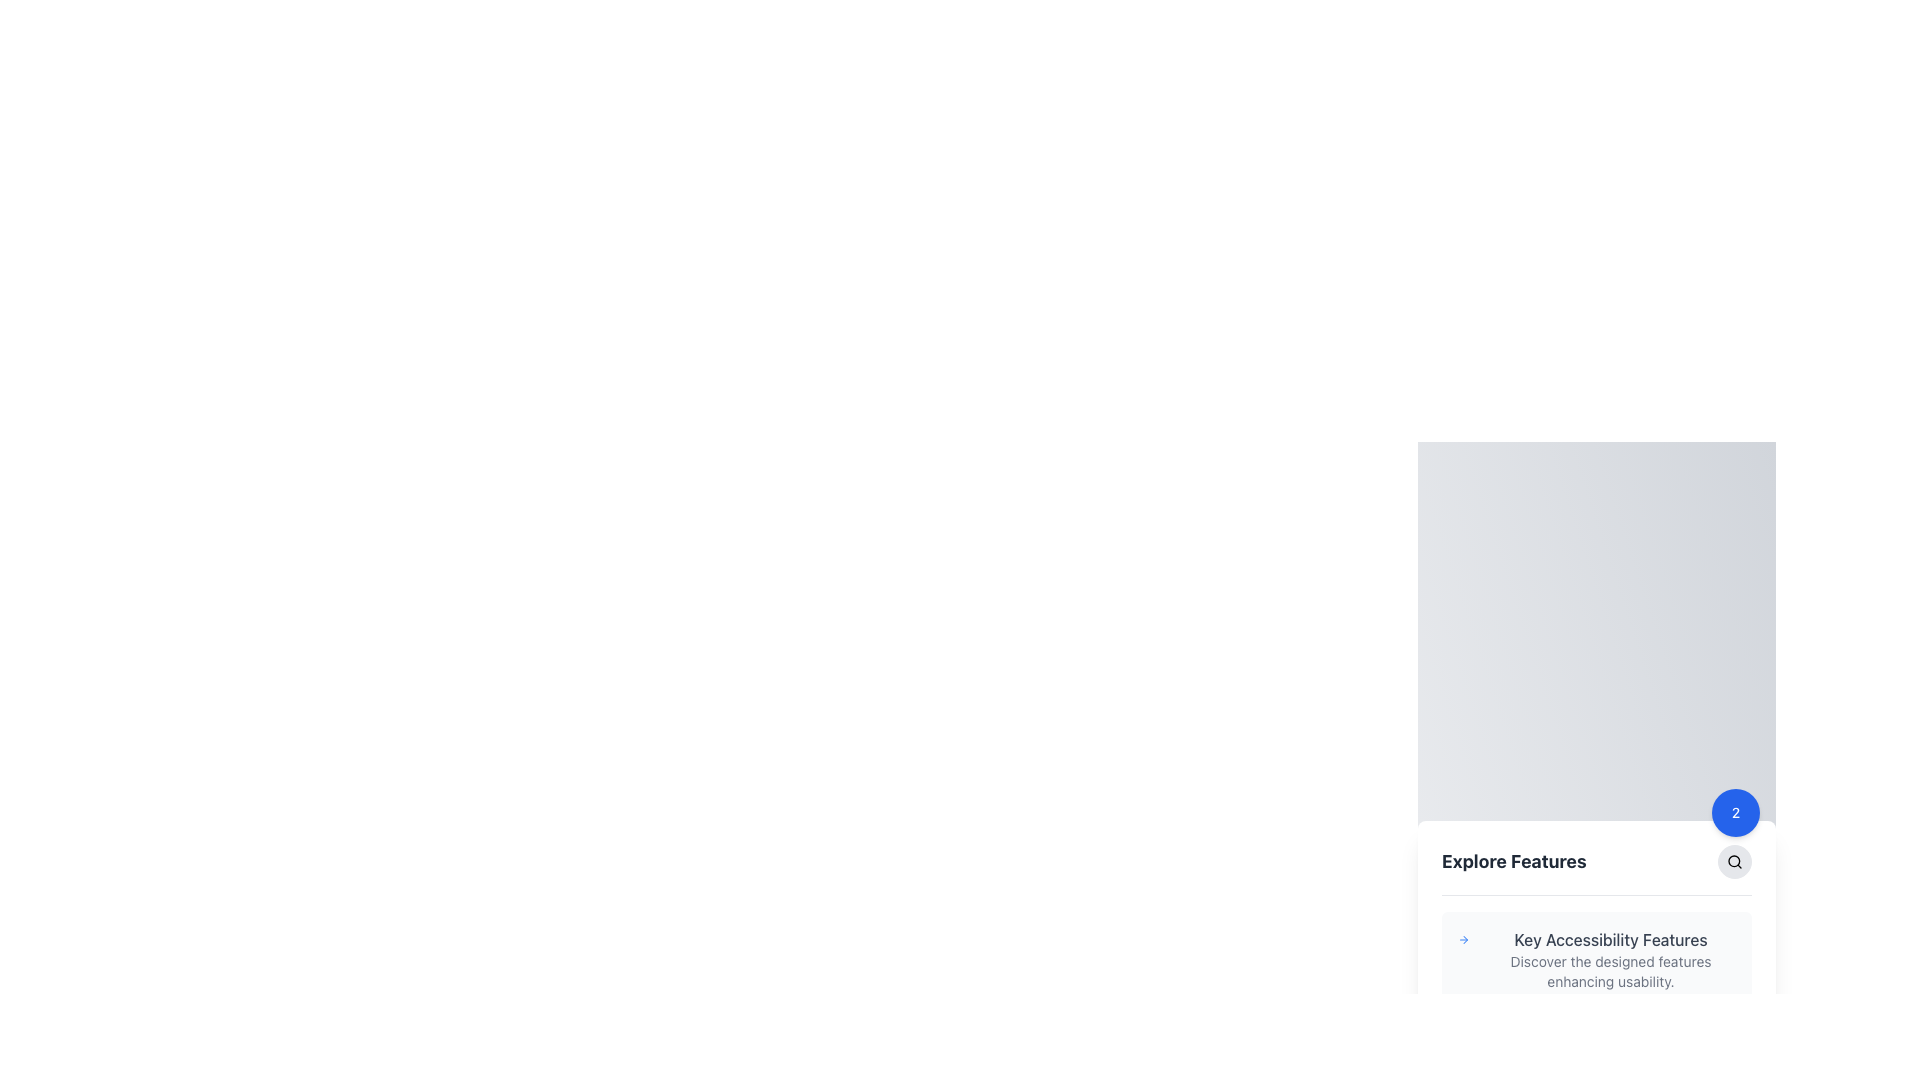 The height and width of the screenshot is (1080, 1920). What do you see at coordinates (1611, 970) in the screenshot?
I see `text label that says 'Discover the designed features enhancing usability.' located below the headline 'Key Accessibility Features' in the 'Explore Features' section` at bounding box center [1611, 970].